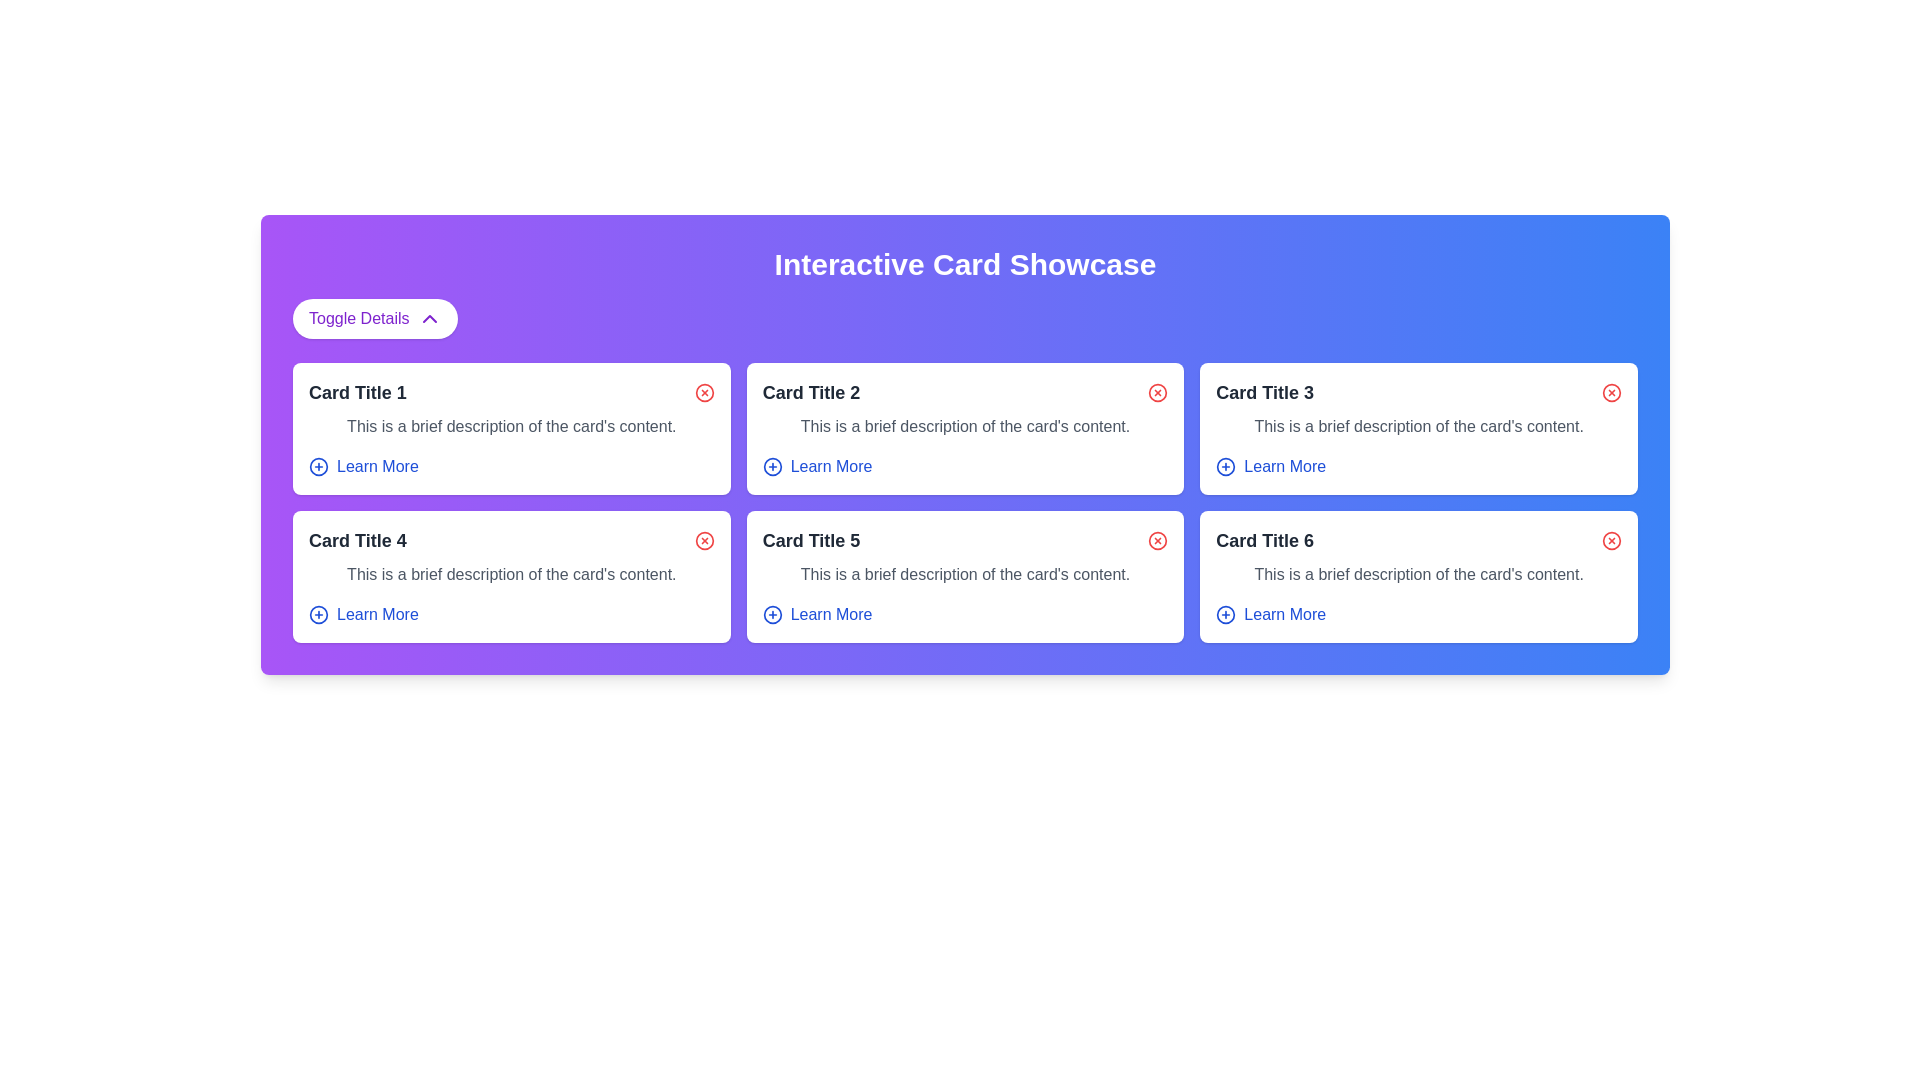  What do you see at coordinates (965, 426) in the screenshot?
I see `the textual content area that provides a concise description of the card, located below 'Card Title 2' and above the 'Learn More' link in the second card of the first row` at bounding box center [965, 426].